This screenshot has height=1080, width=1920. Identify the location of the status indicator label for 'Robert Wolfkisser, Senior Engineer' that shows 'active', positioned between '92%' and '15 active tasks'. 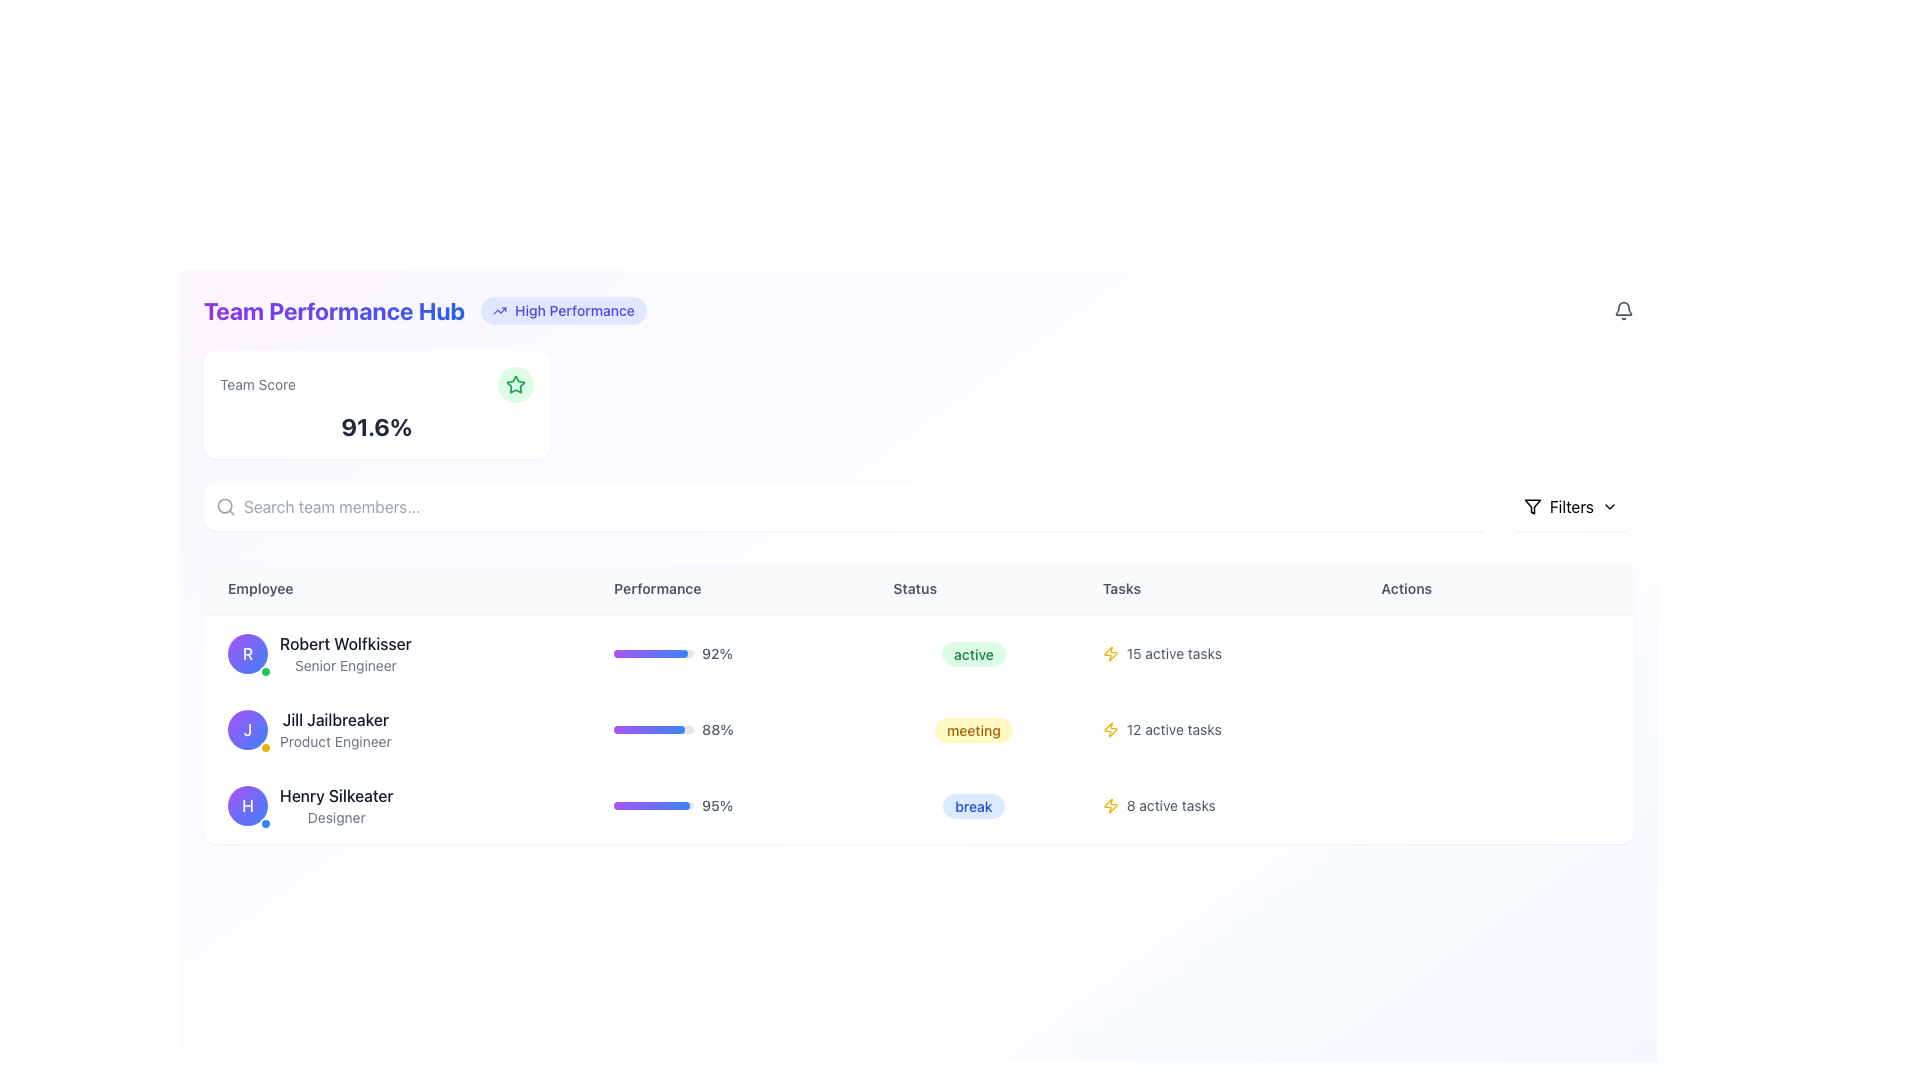
(974, 653).